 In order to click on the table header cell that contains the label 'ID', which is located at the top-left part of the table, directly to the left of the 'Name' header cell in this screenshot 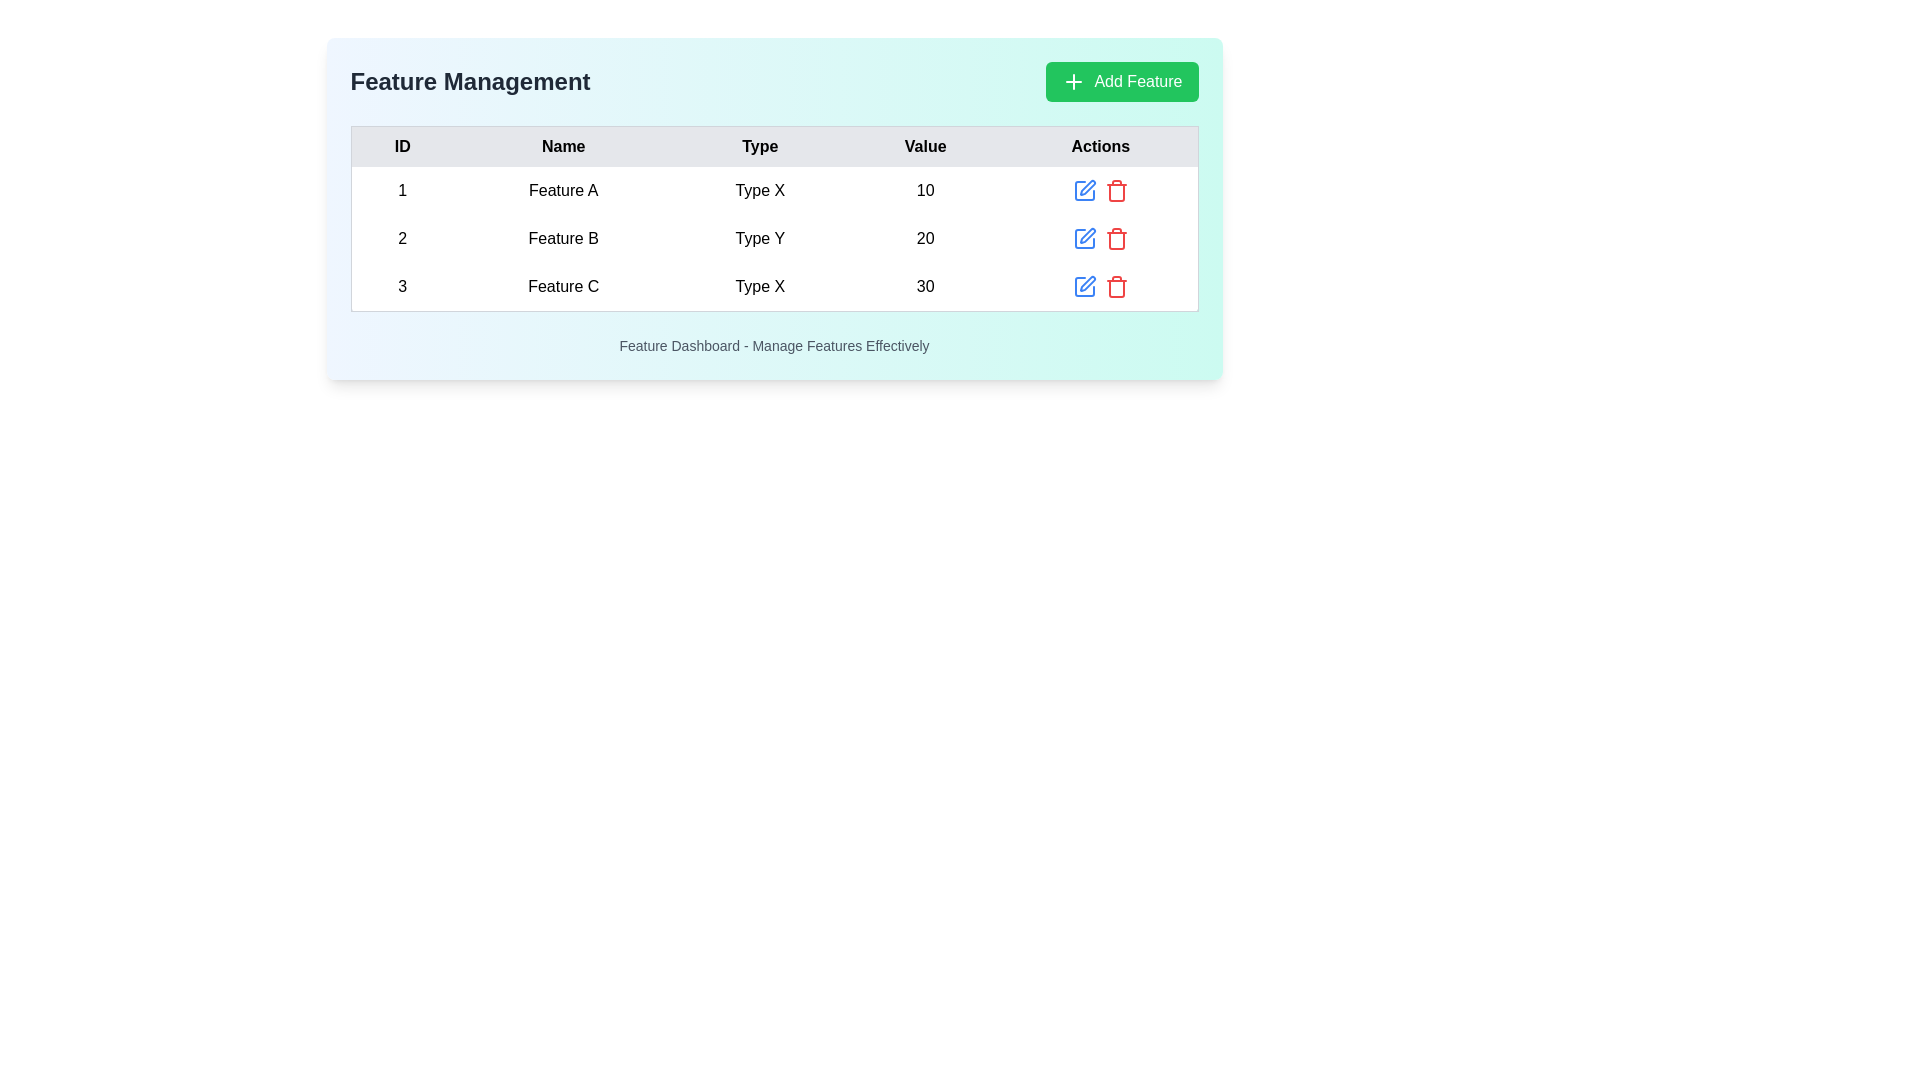, I will do `click(401, 145)`.